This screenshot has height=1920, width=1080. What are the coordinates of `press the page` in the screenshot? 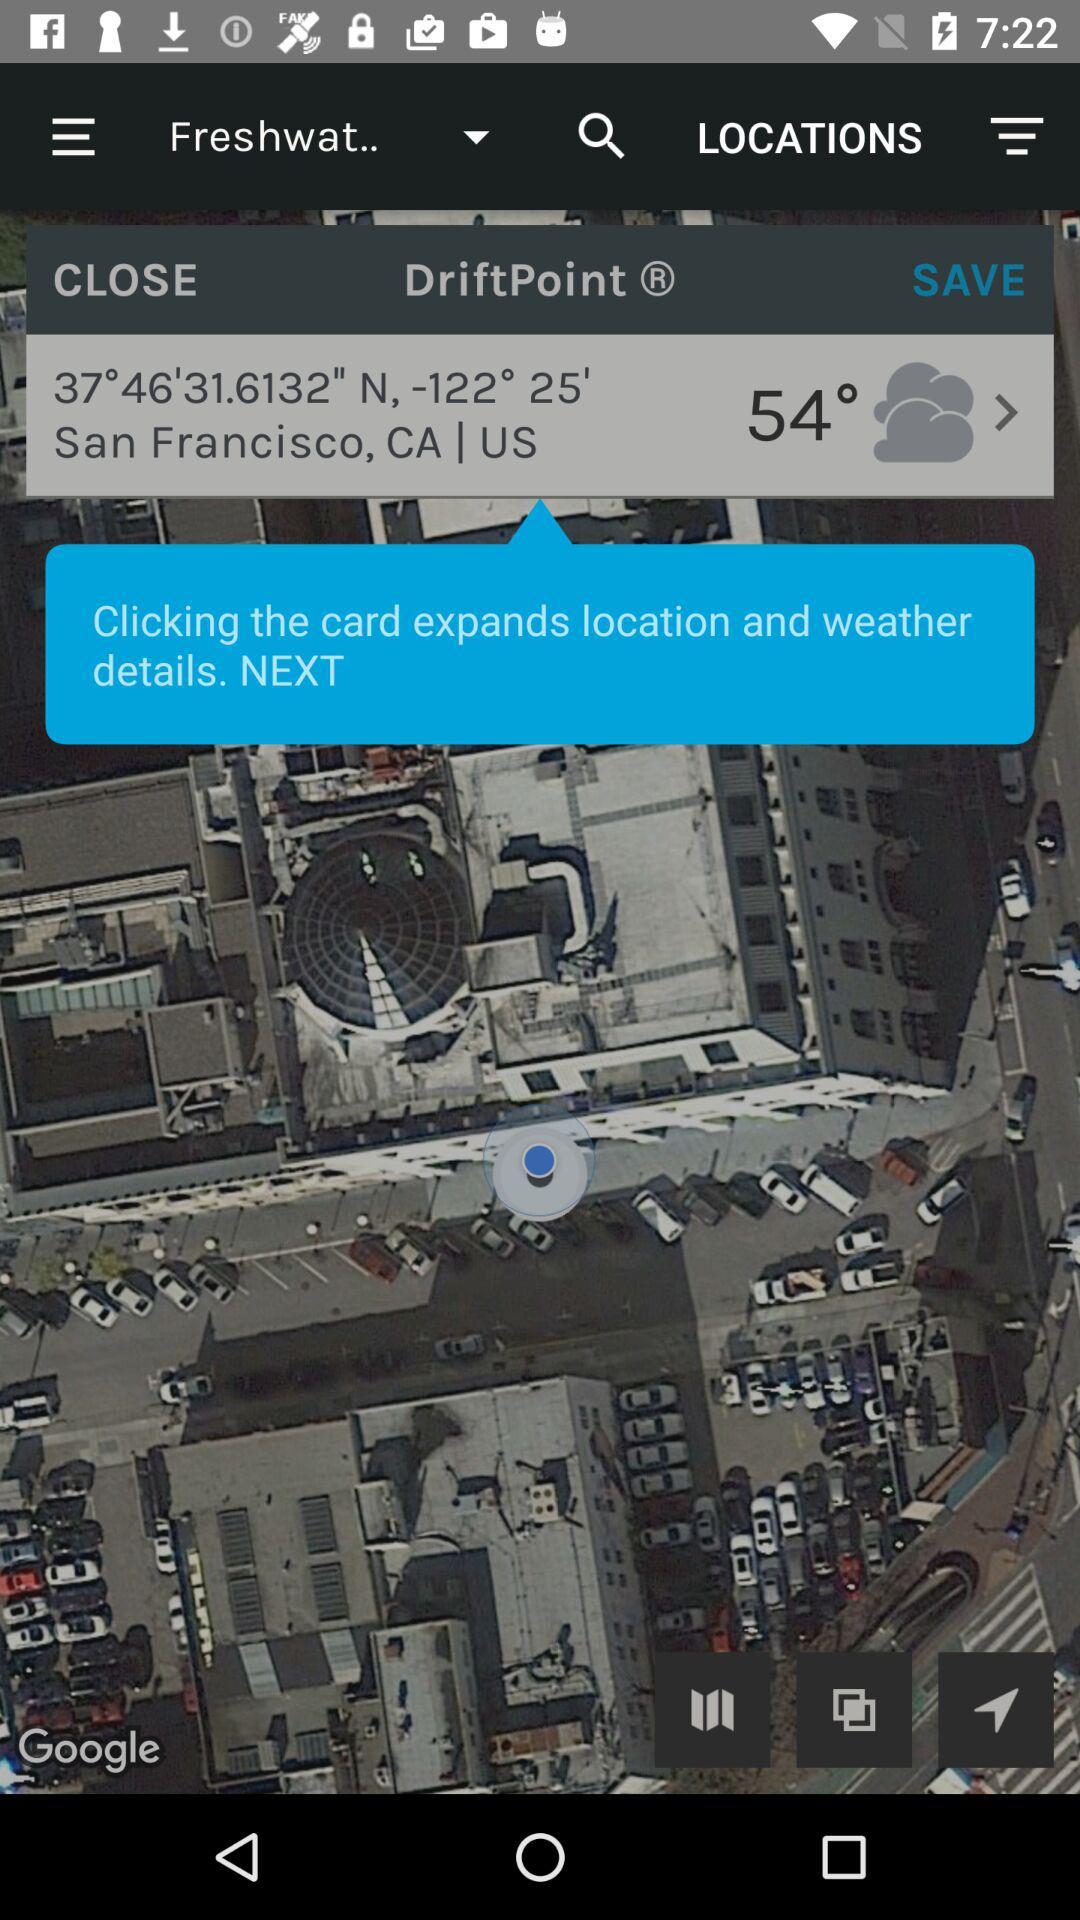 It's located at (540, 1002).